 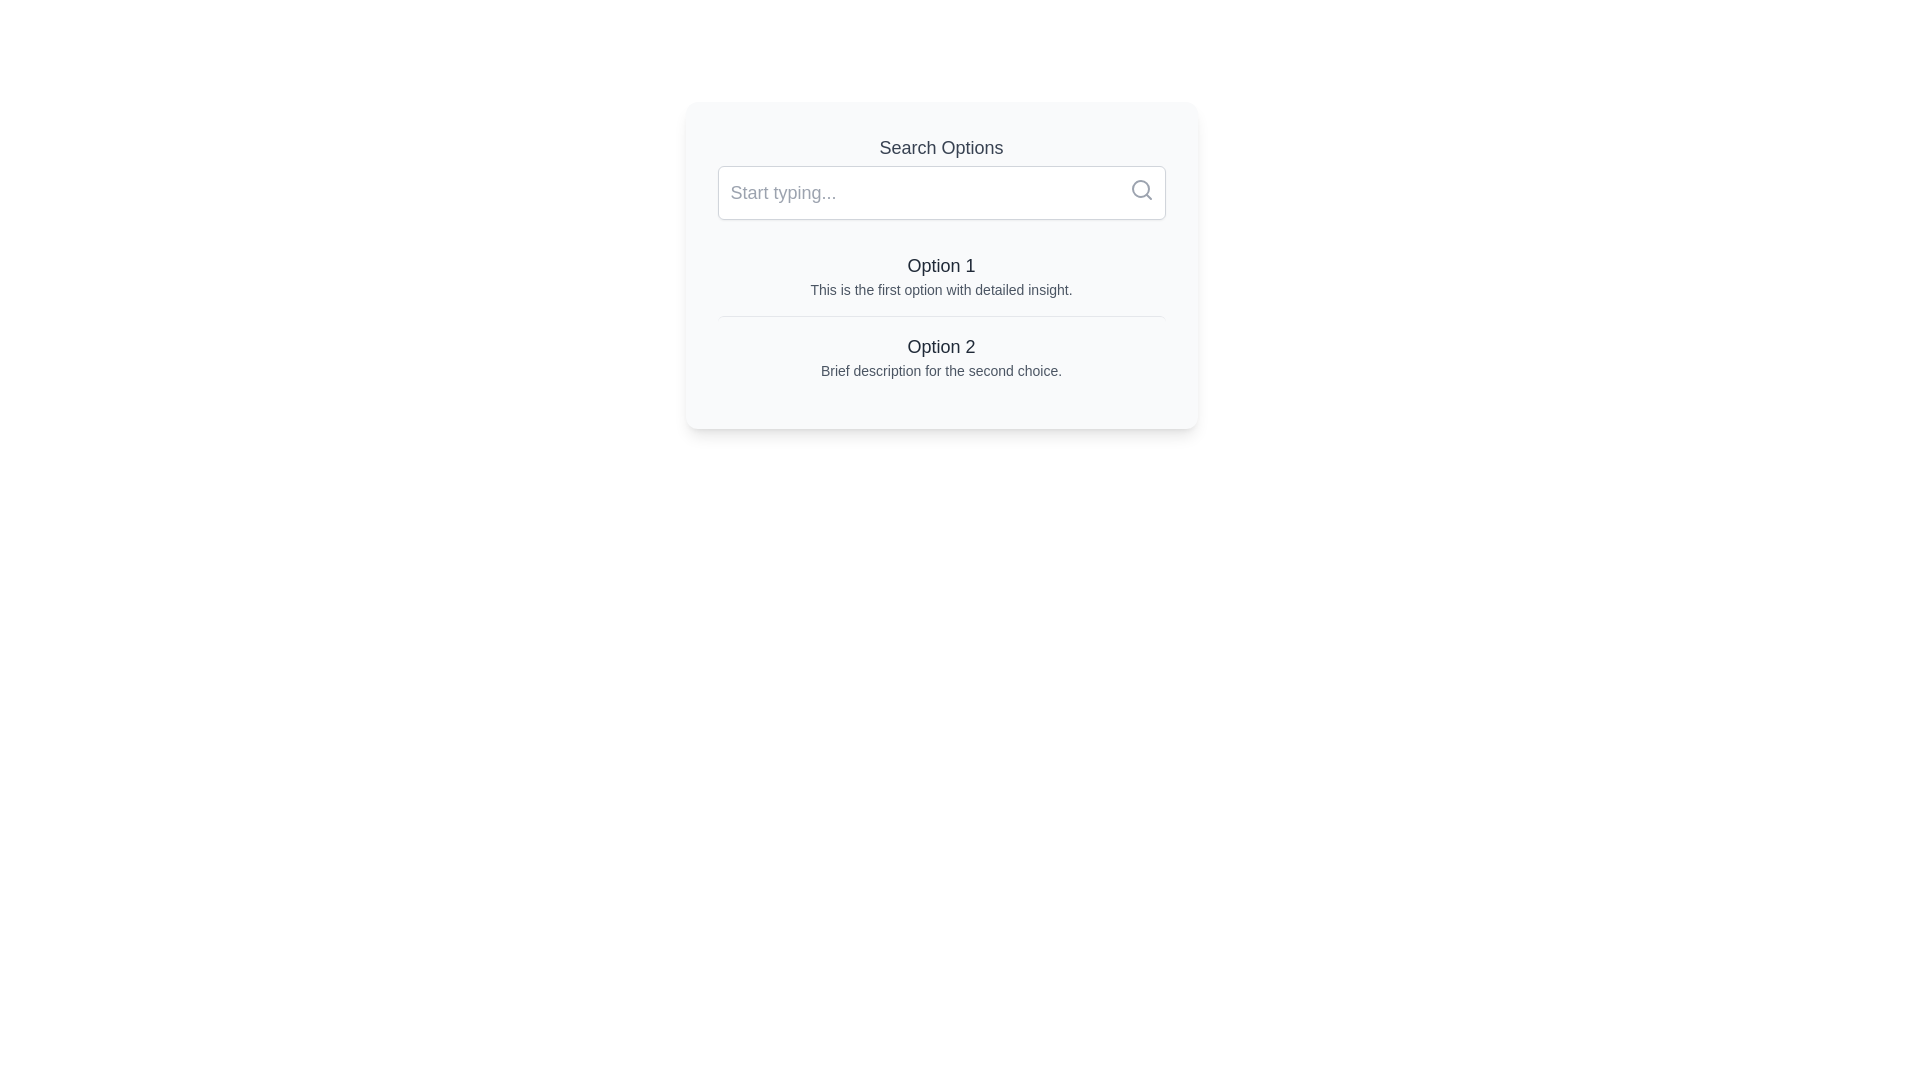 I want to click on the text element displaying 'Option 2', which is a primary title in the second card of a vertical list of options, so click(x=940, y=346).